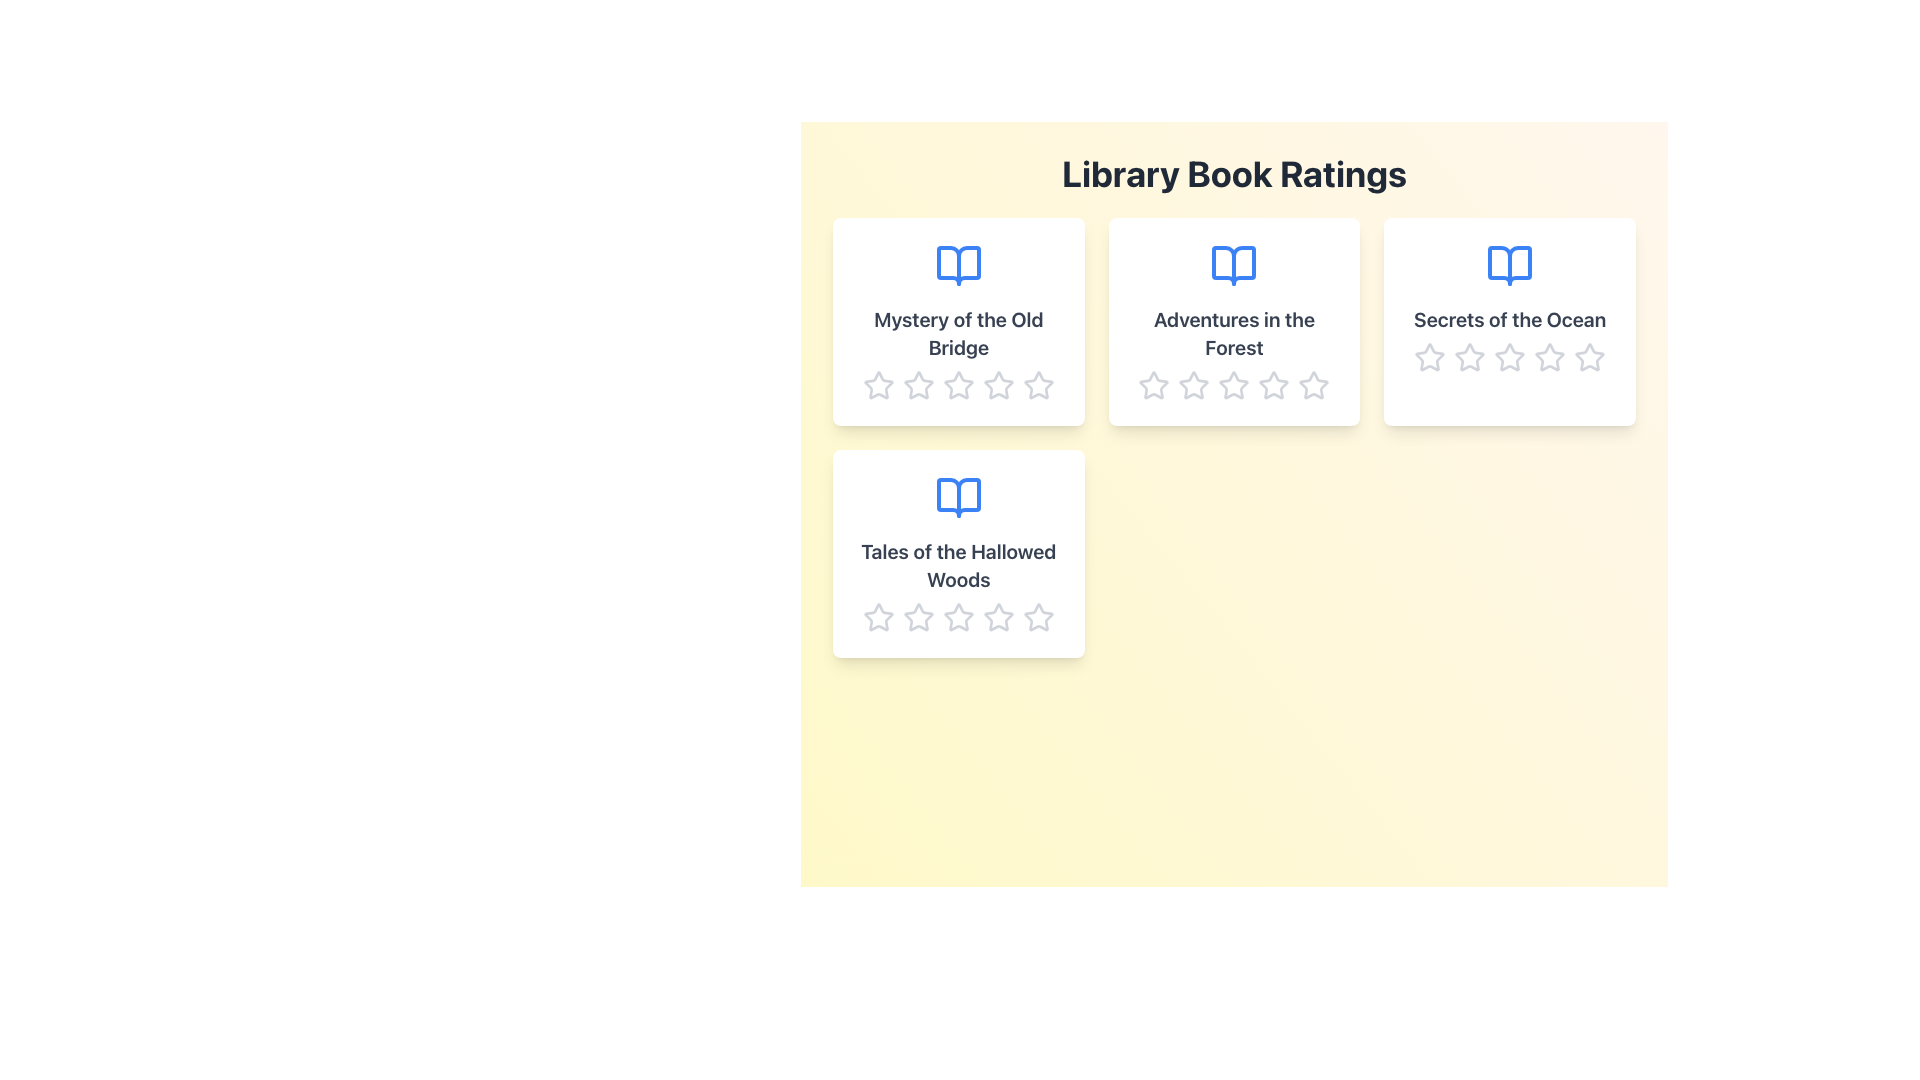 Image resolution: width=1920 pixels, height=1080 pixels. I want to click on the second star icon in the rating row beneath the card titled 'Tales of the Hallowed Woods', so click(998, 616).